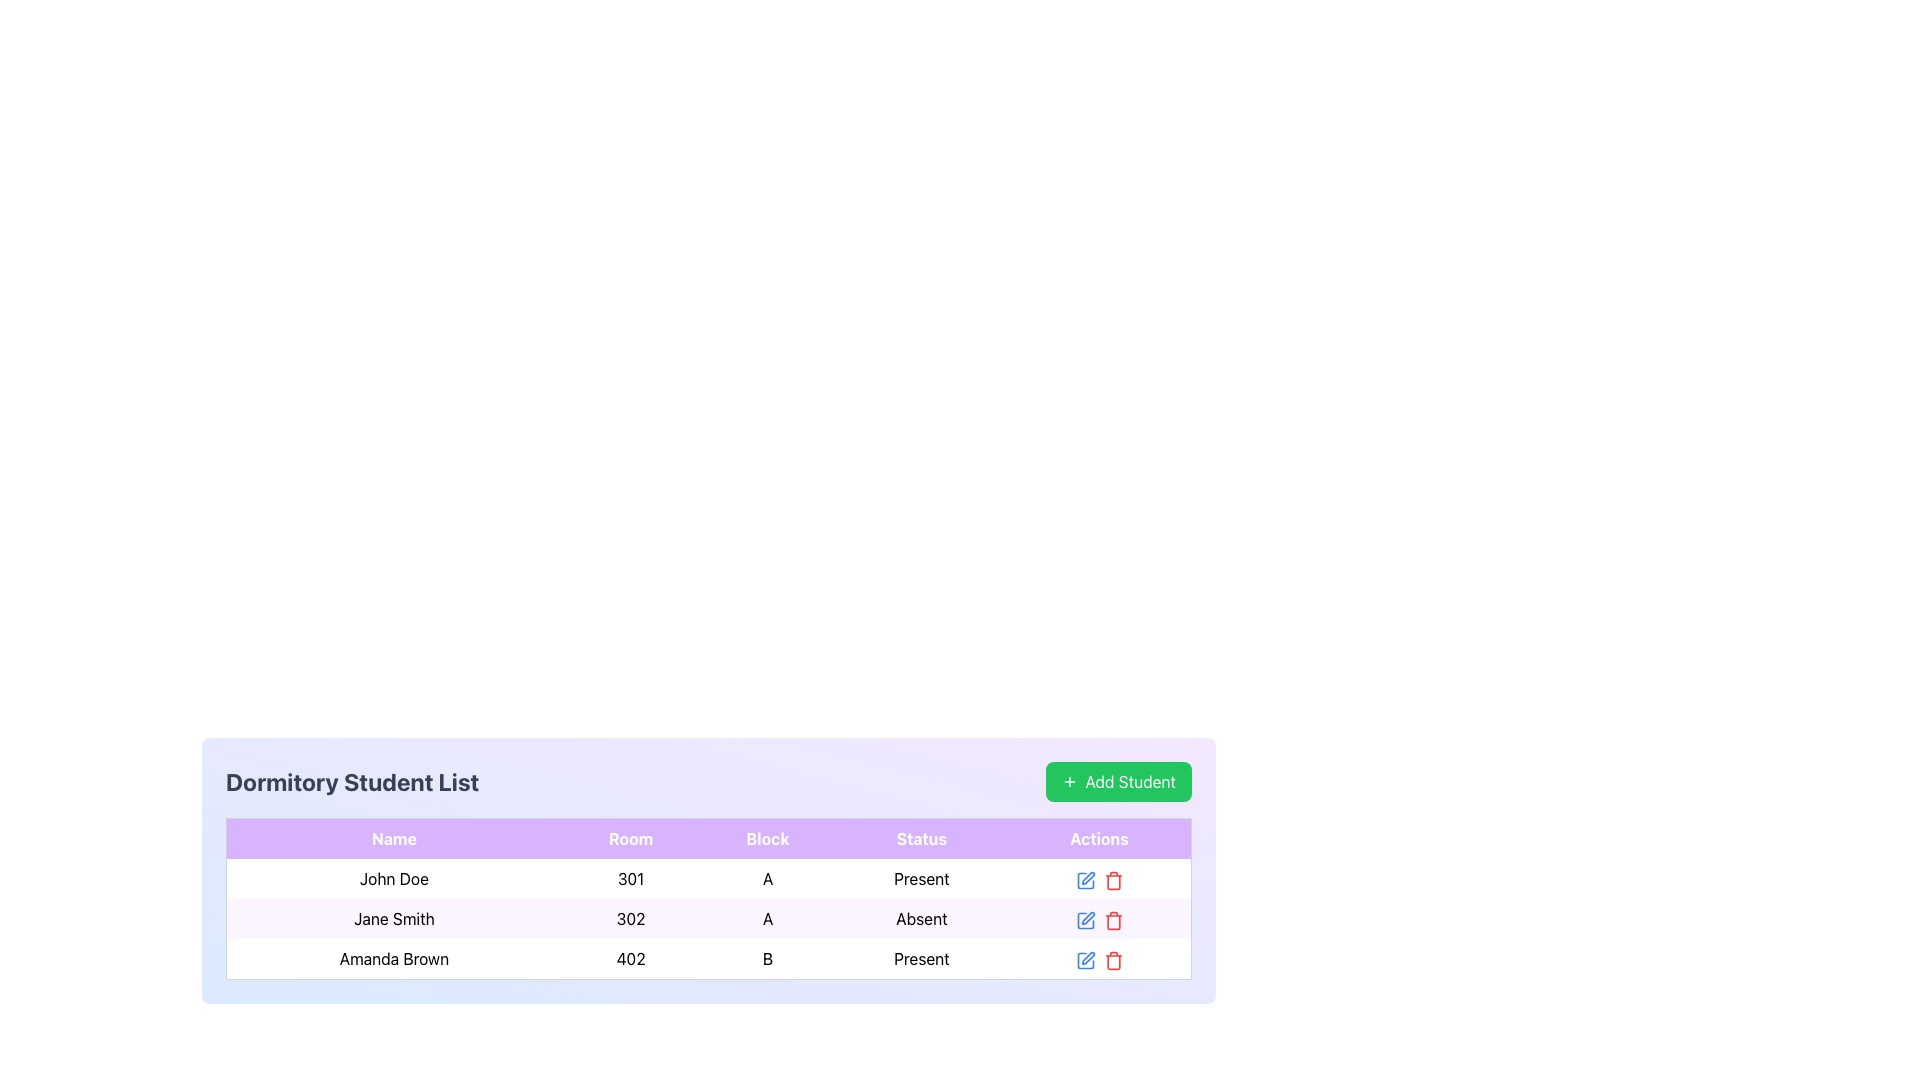 The width and height of the screenshot is (1920, 1080). What do you see at coordinates (767, 878) in the screenshot?
I see `the block identifier text in the 'Block' column of the first row of the table, which is located between '301' in the 'Room' column and 'Present' in the 'Status' column` at bounding box center [767, 878].